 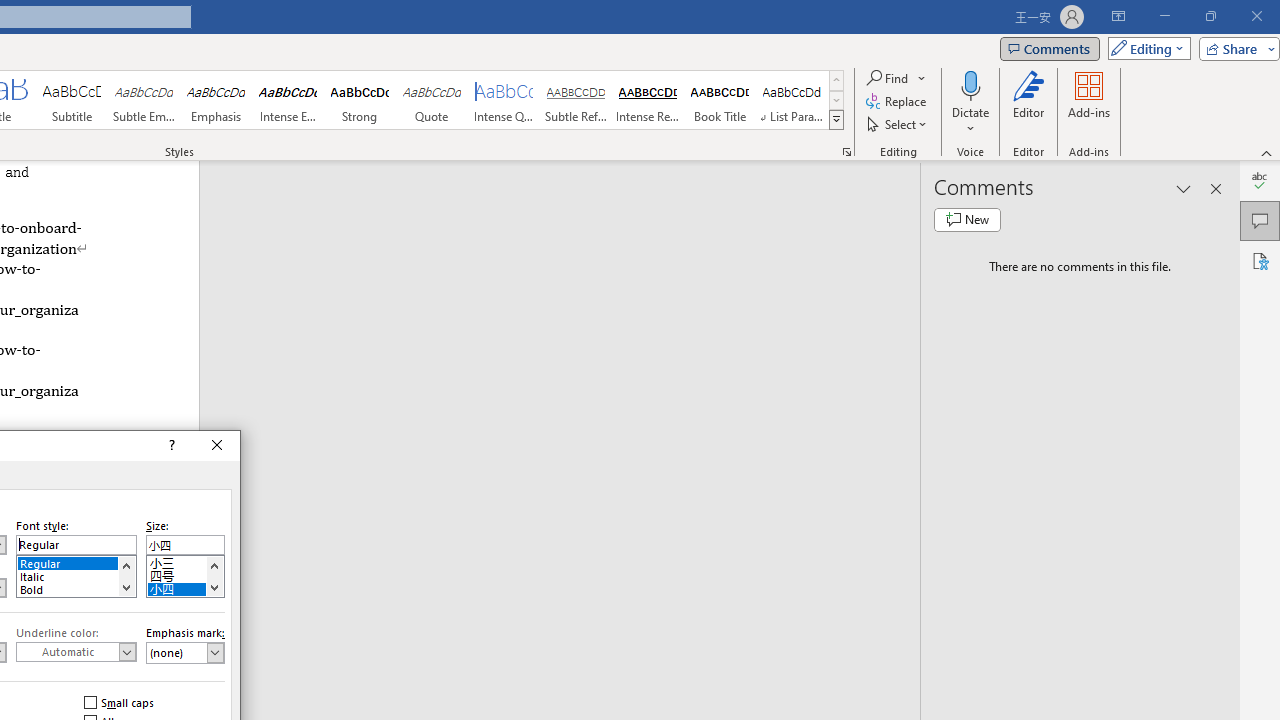 I want to click on 'Strong', so click(x=359, y=100).